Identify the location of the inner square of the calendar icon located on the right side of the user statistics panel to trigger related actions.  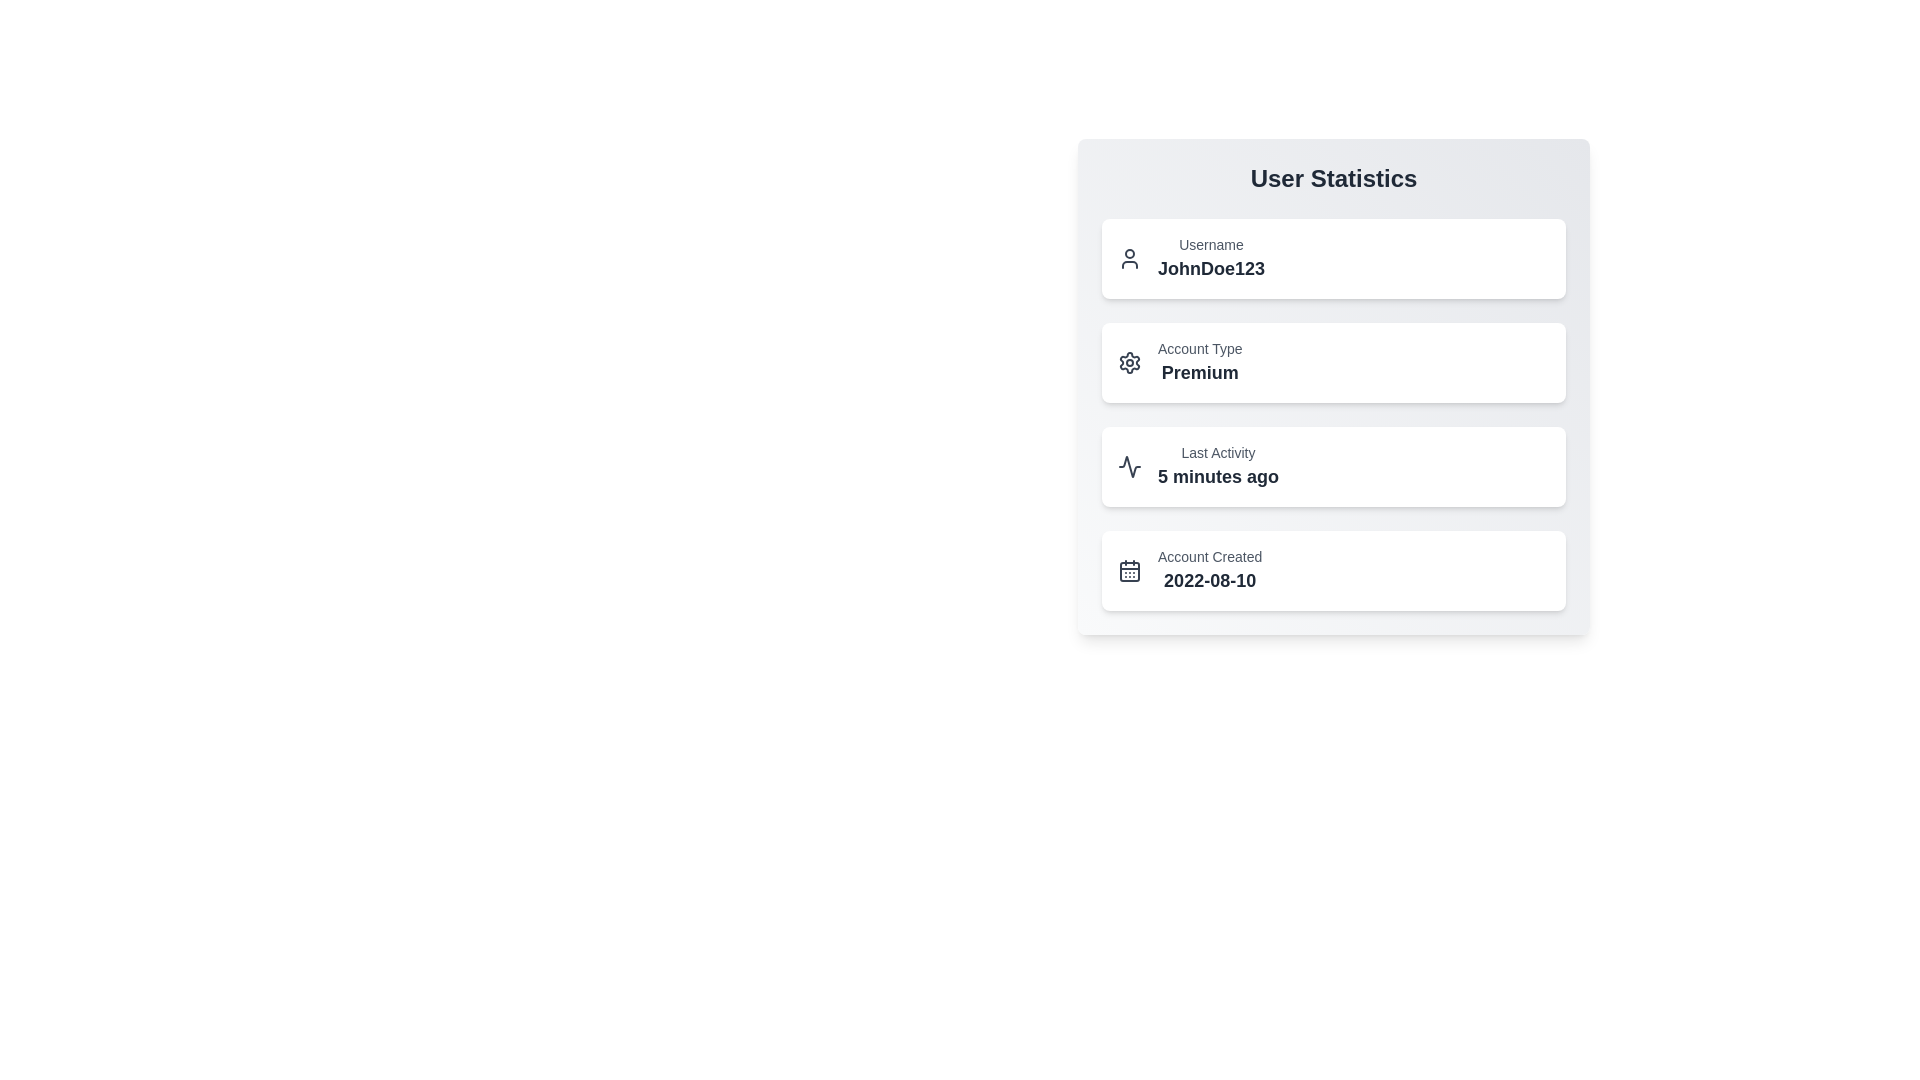
(1129, 571).